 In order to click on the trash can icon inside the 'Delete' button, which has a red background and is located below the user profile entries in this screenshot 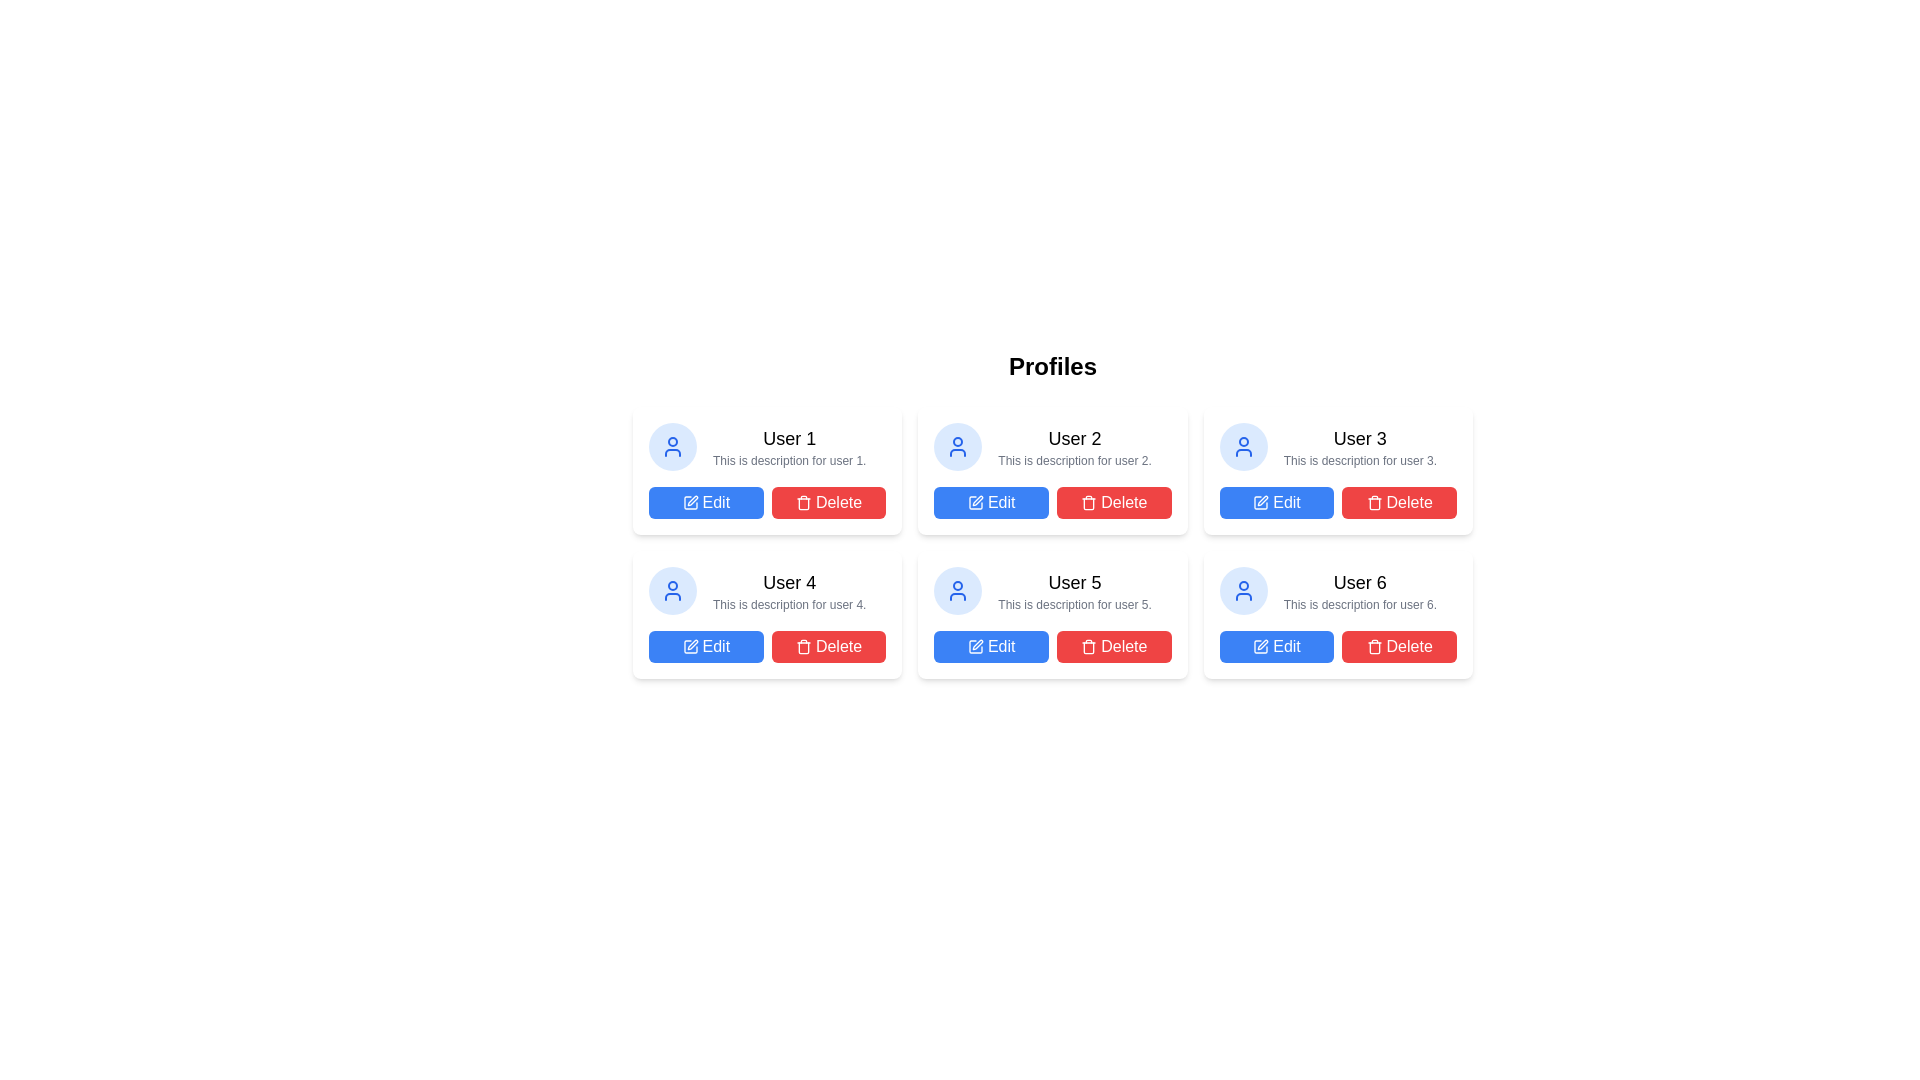, I will do `click(1088, 647)`.